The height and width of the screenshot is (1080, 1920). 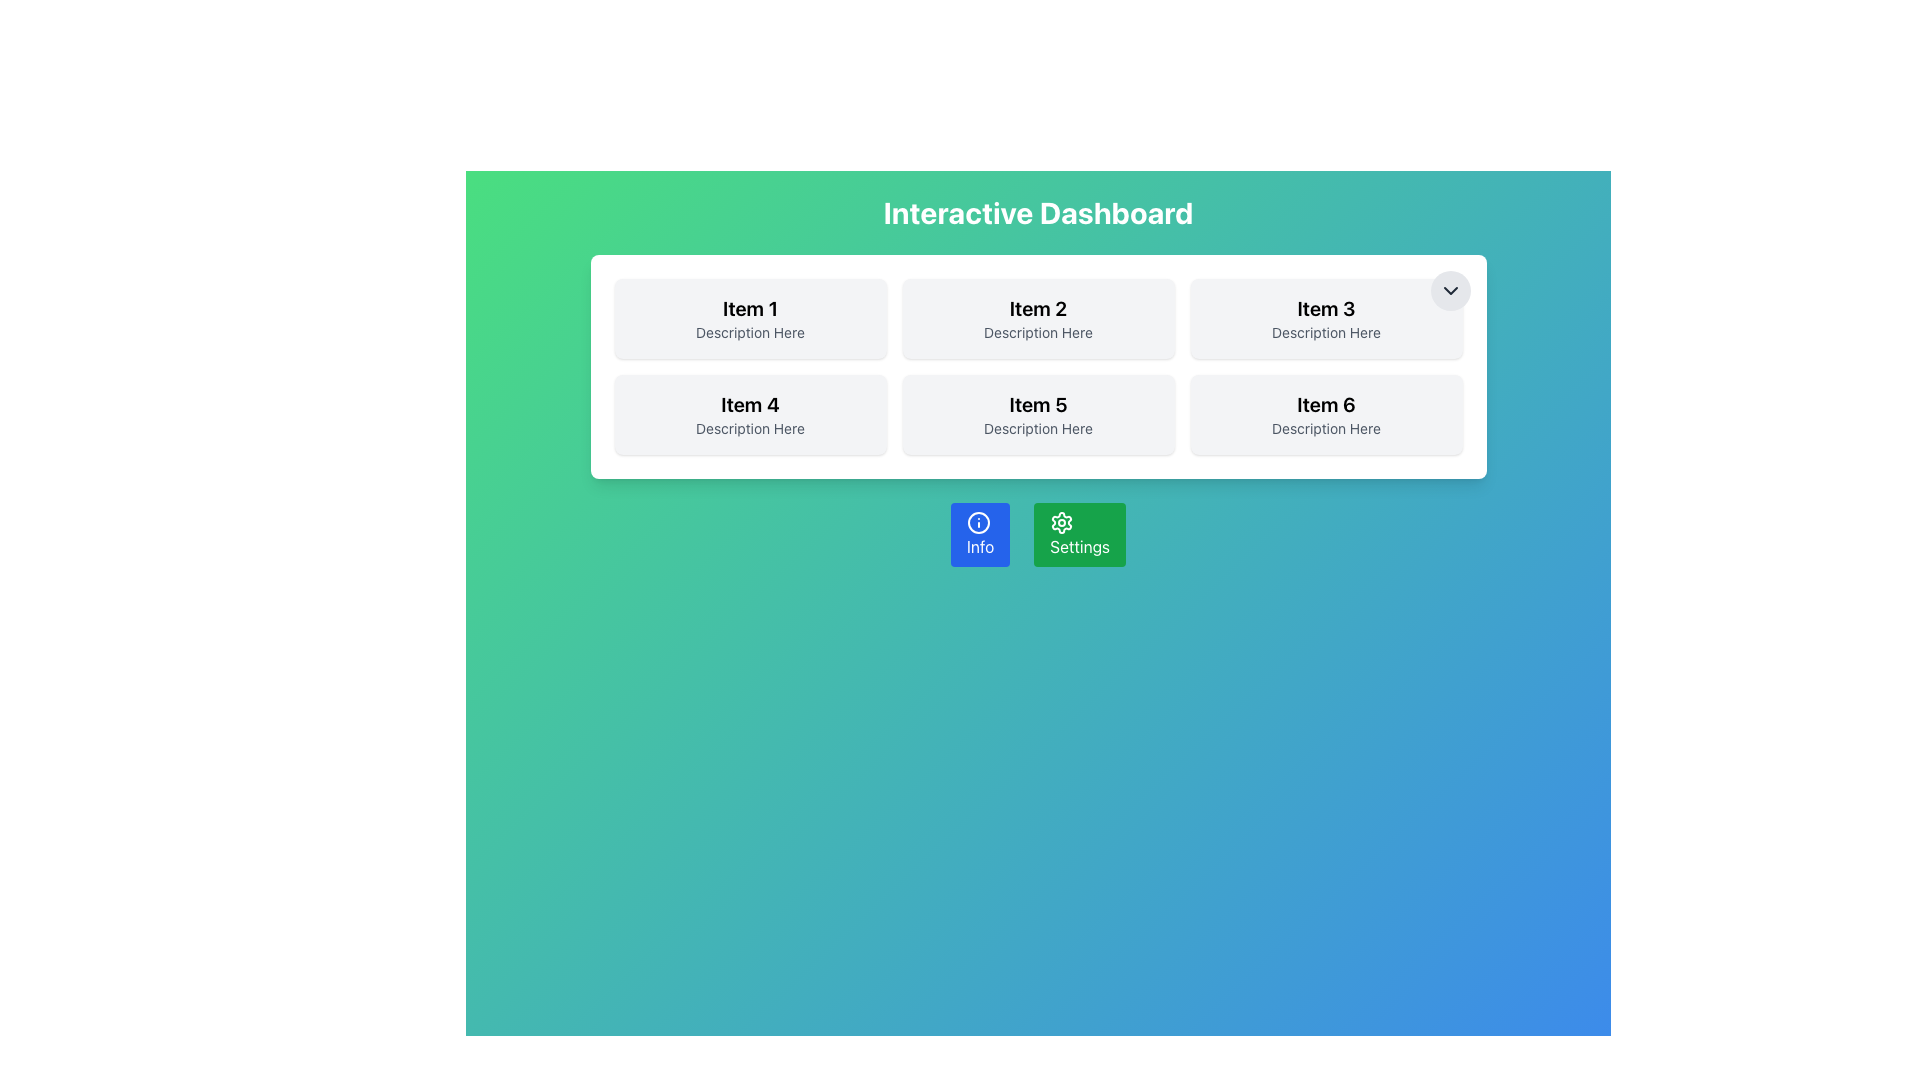 What do you see at coordinates (1038, 318) in the screenshot?
I see `the second card in the grid layout containing the title 'Item 2' and the description 'Description Here'` at bounding box center [1038, 318].